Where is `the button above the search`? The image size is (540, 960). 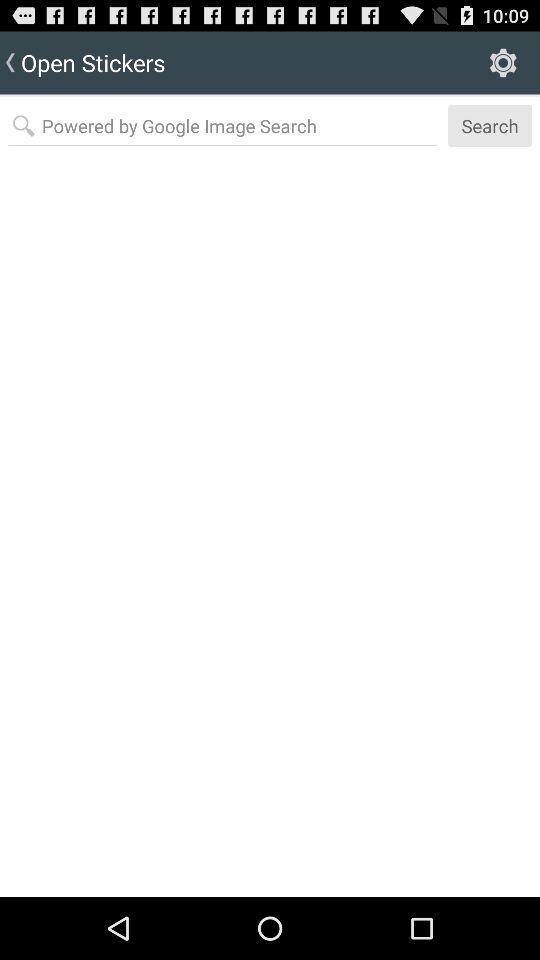 the button above the search is located at coordinates (502, 62).